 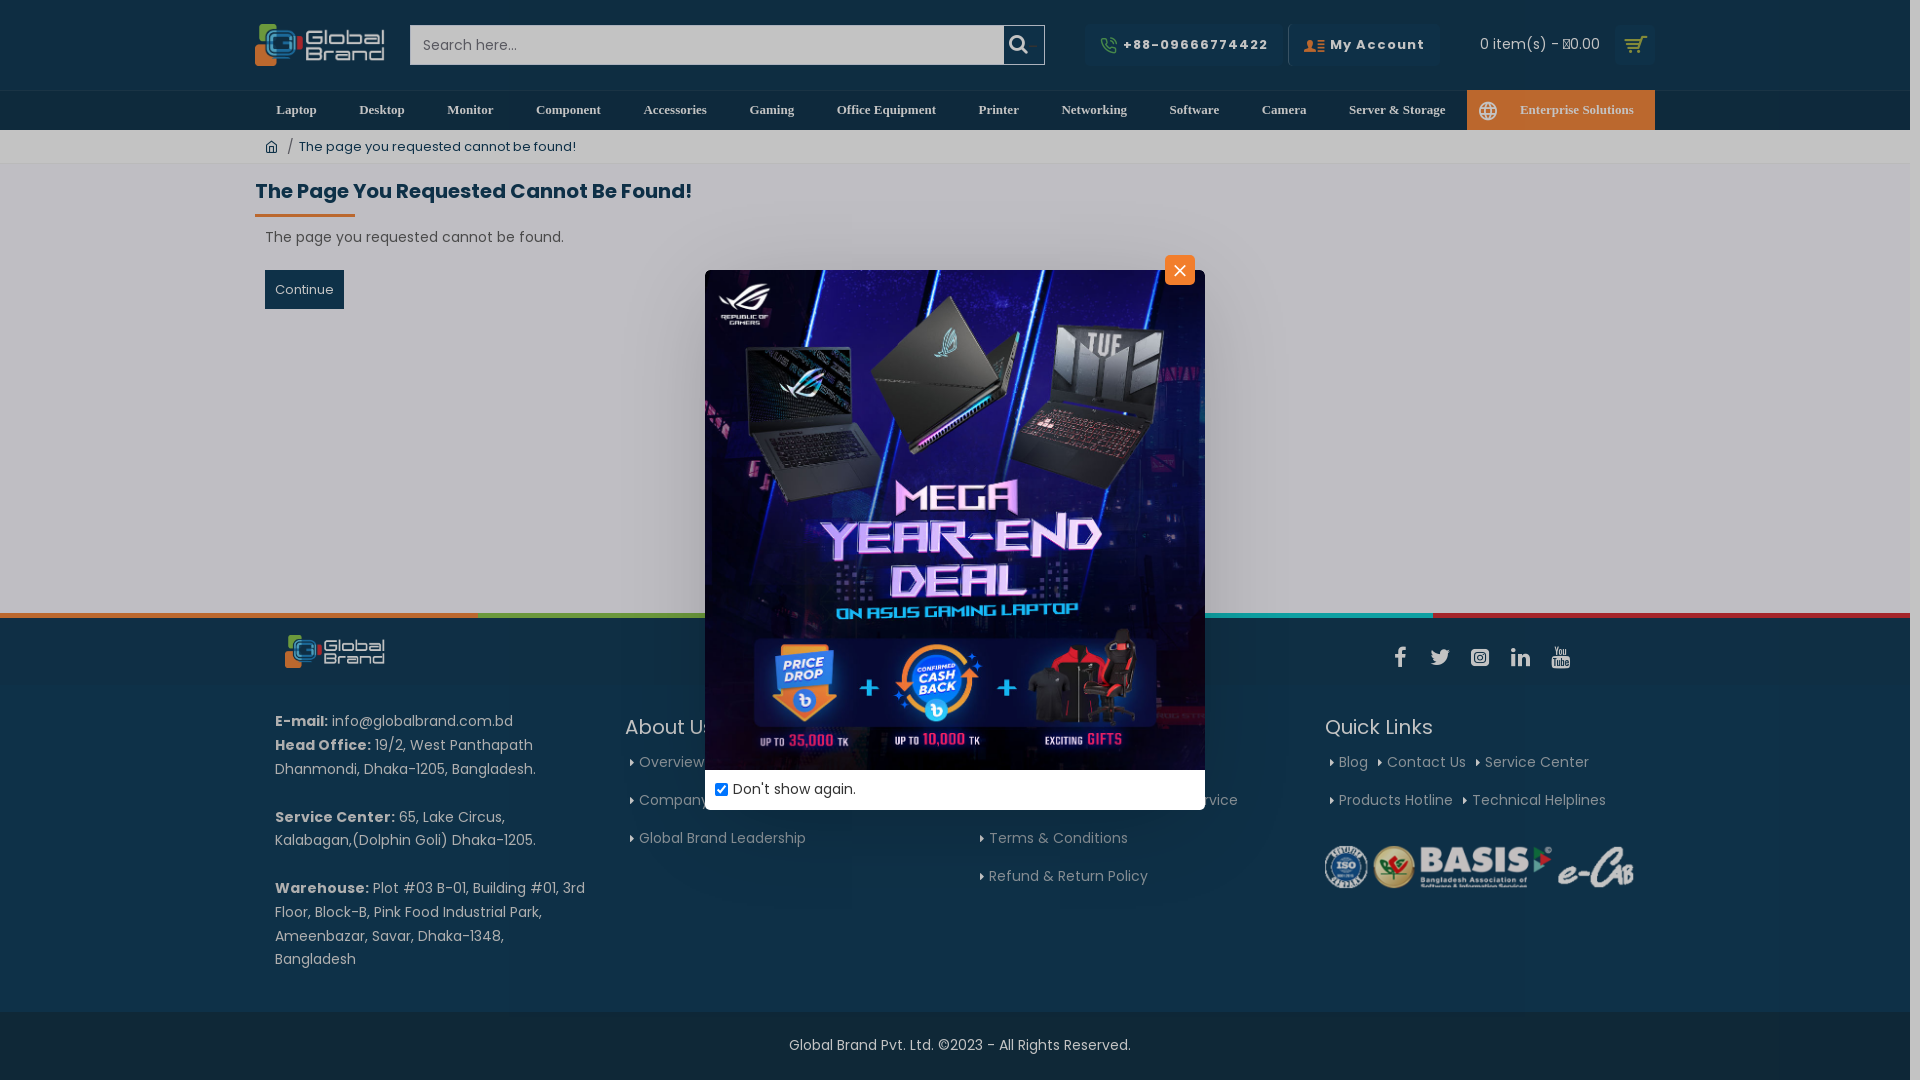 I want to click on 'Component', so click(x=568, y=110).